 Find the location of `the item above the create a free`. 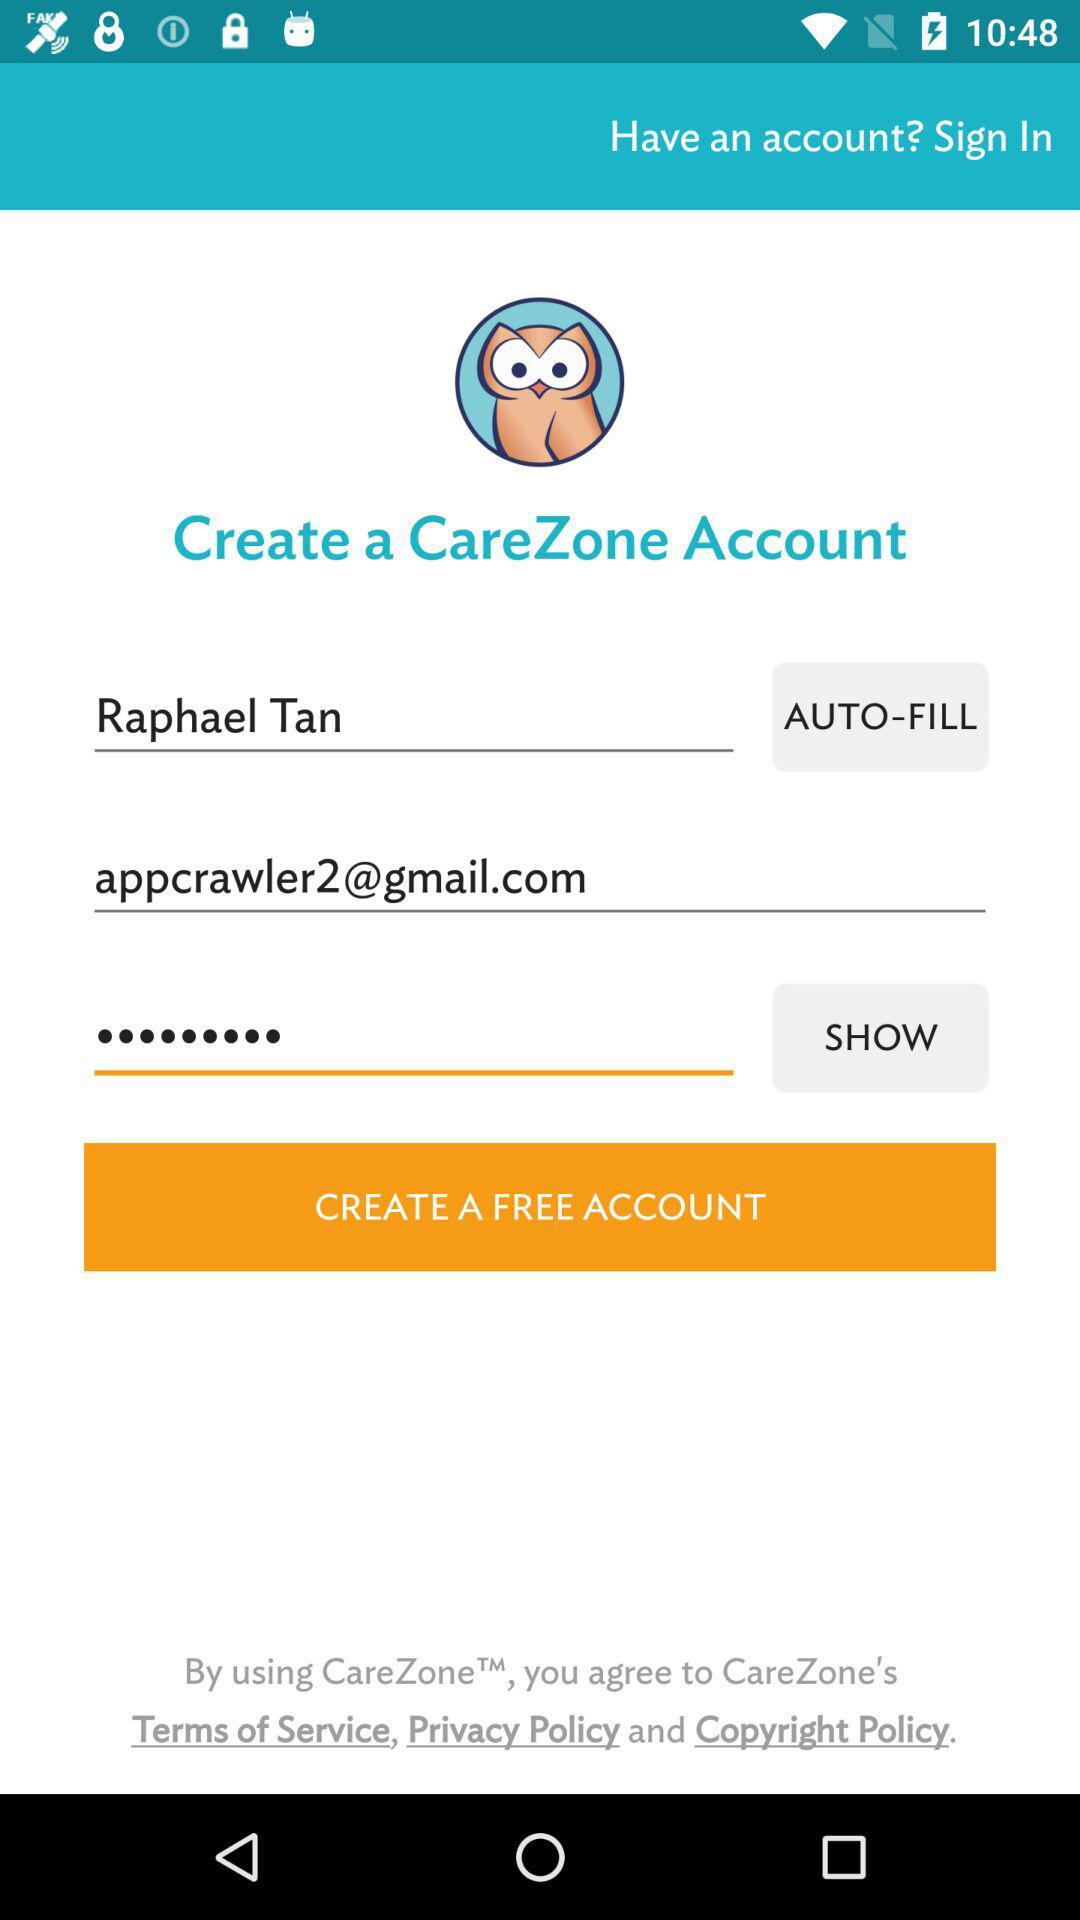

the item above the create a free is located at coordinates (879, 1037).